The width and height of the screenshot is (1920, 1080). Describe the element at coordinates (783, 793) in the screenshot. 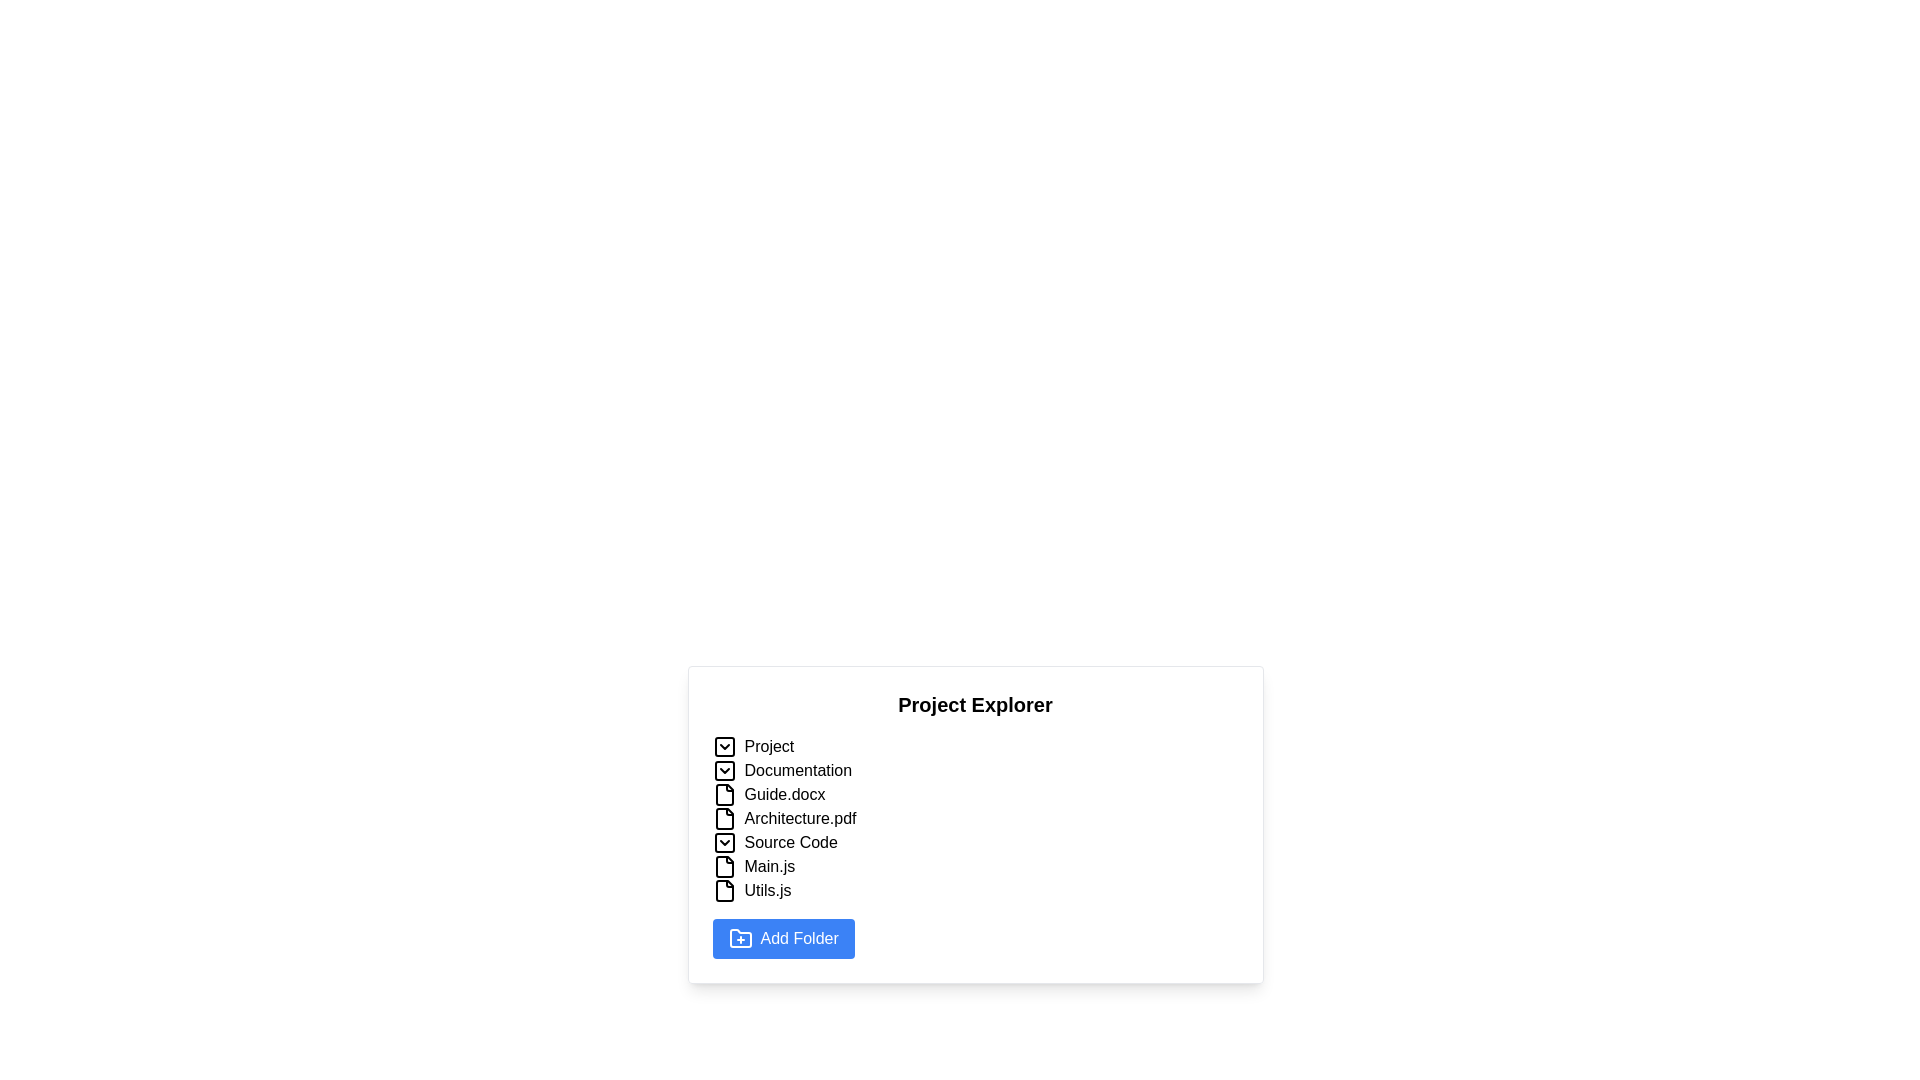

I see `the 'Guide.docx' text label located in the 'Project Explorer' under the 'Documentation' folder` at that location.